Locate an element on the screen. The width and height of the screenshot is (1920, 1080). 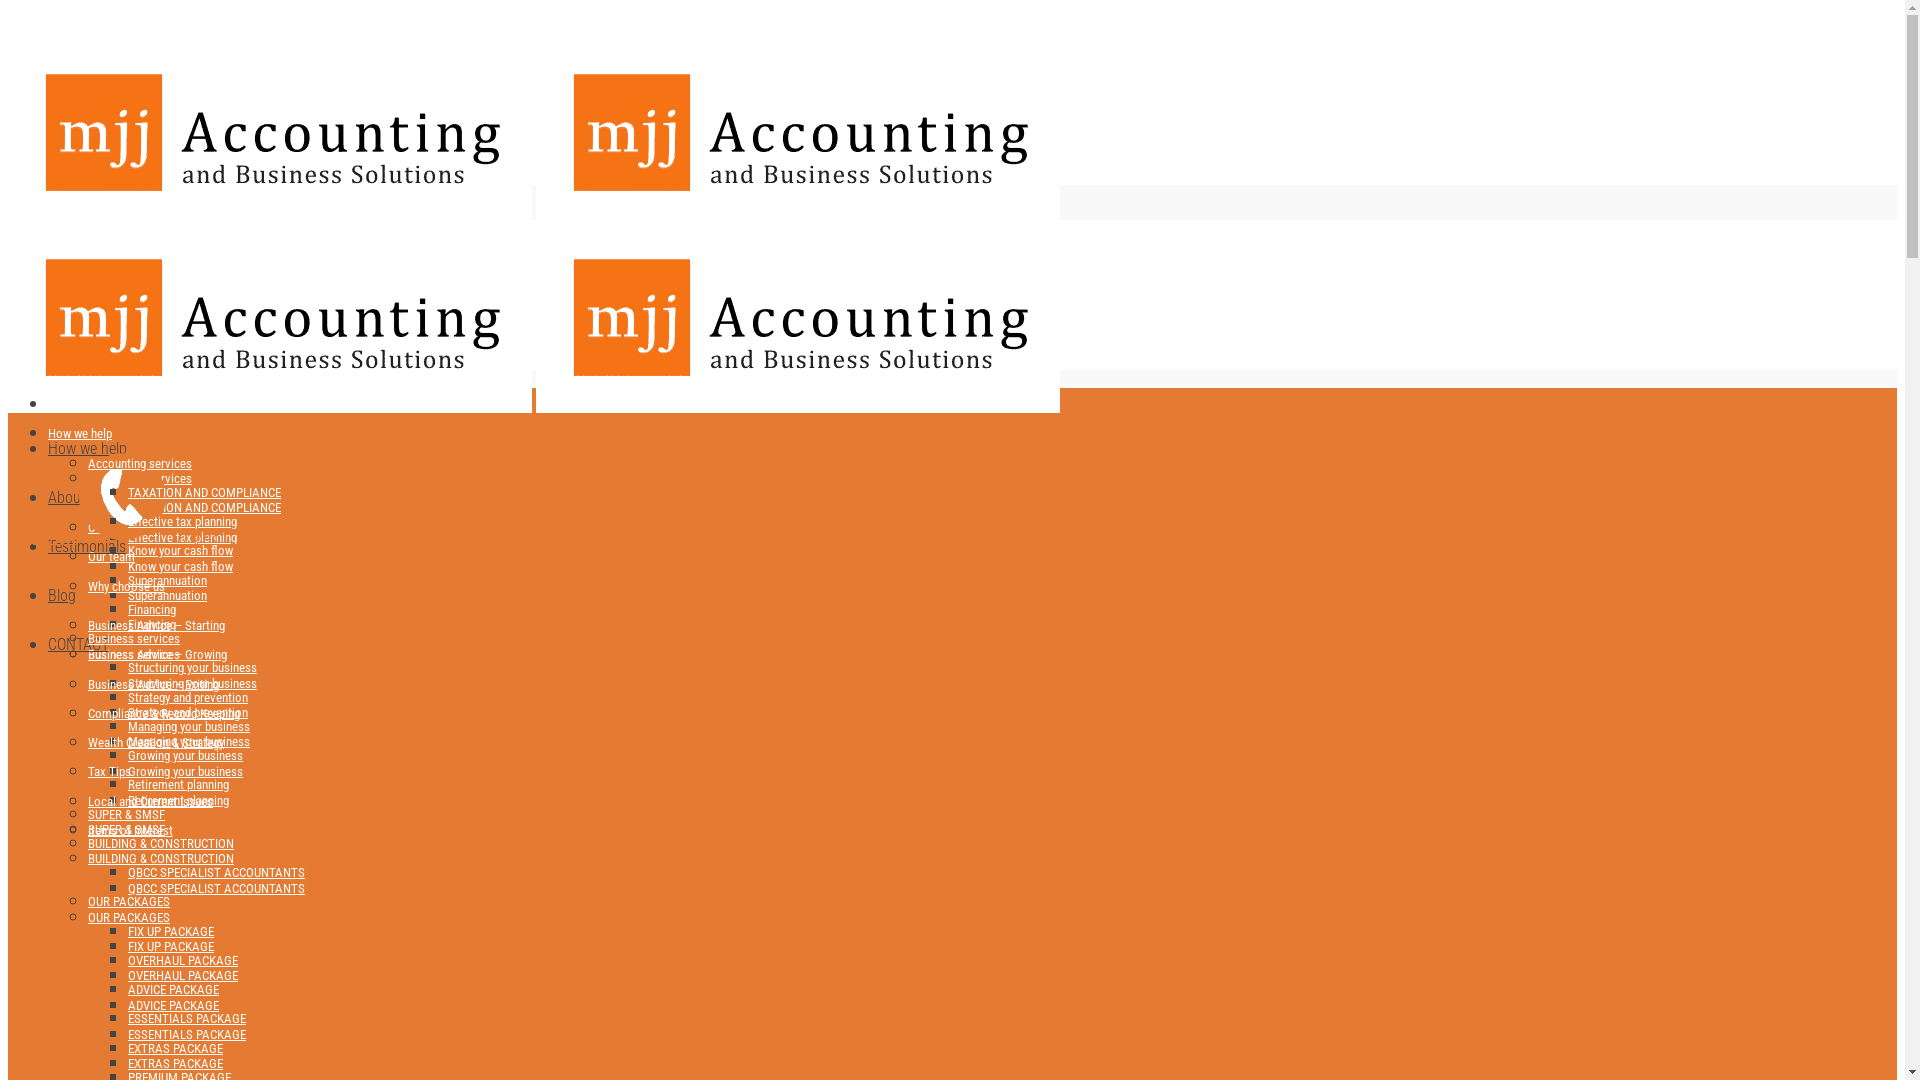
'Strategy and prevention' is located at coordinates (187, 711).